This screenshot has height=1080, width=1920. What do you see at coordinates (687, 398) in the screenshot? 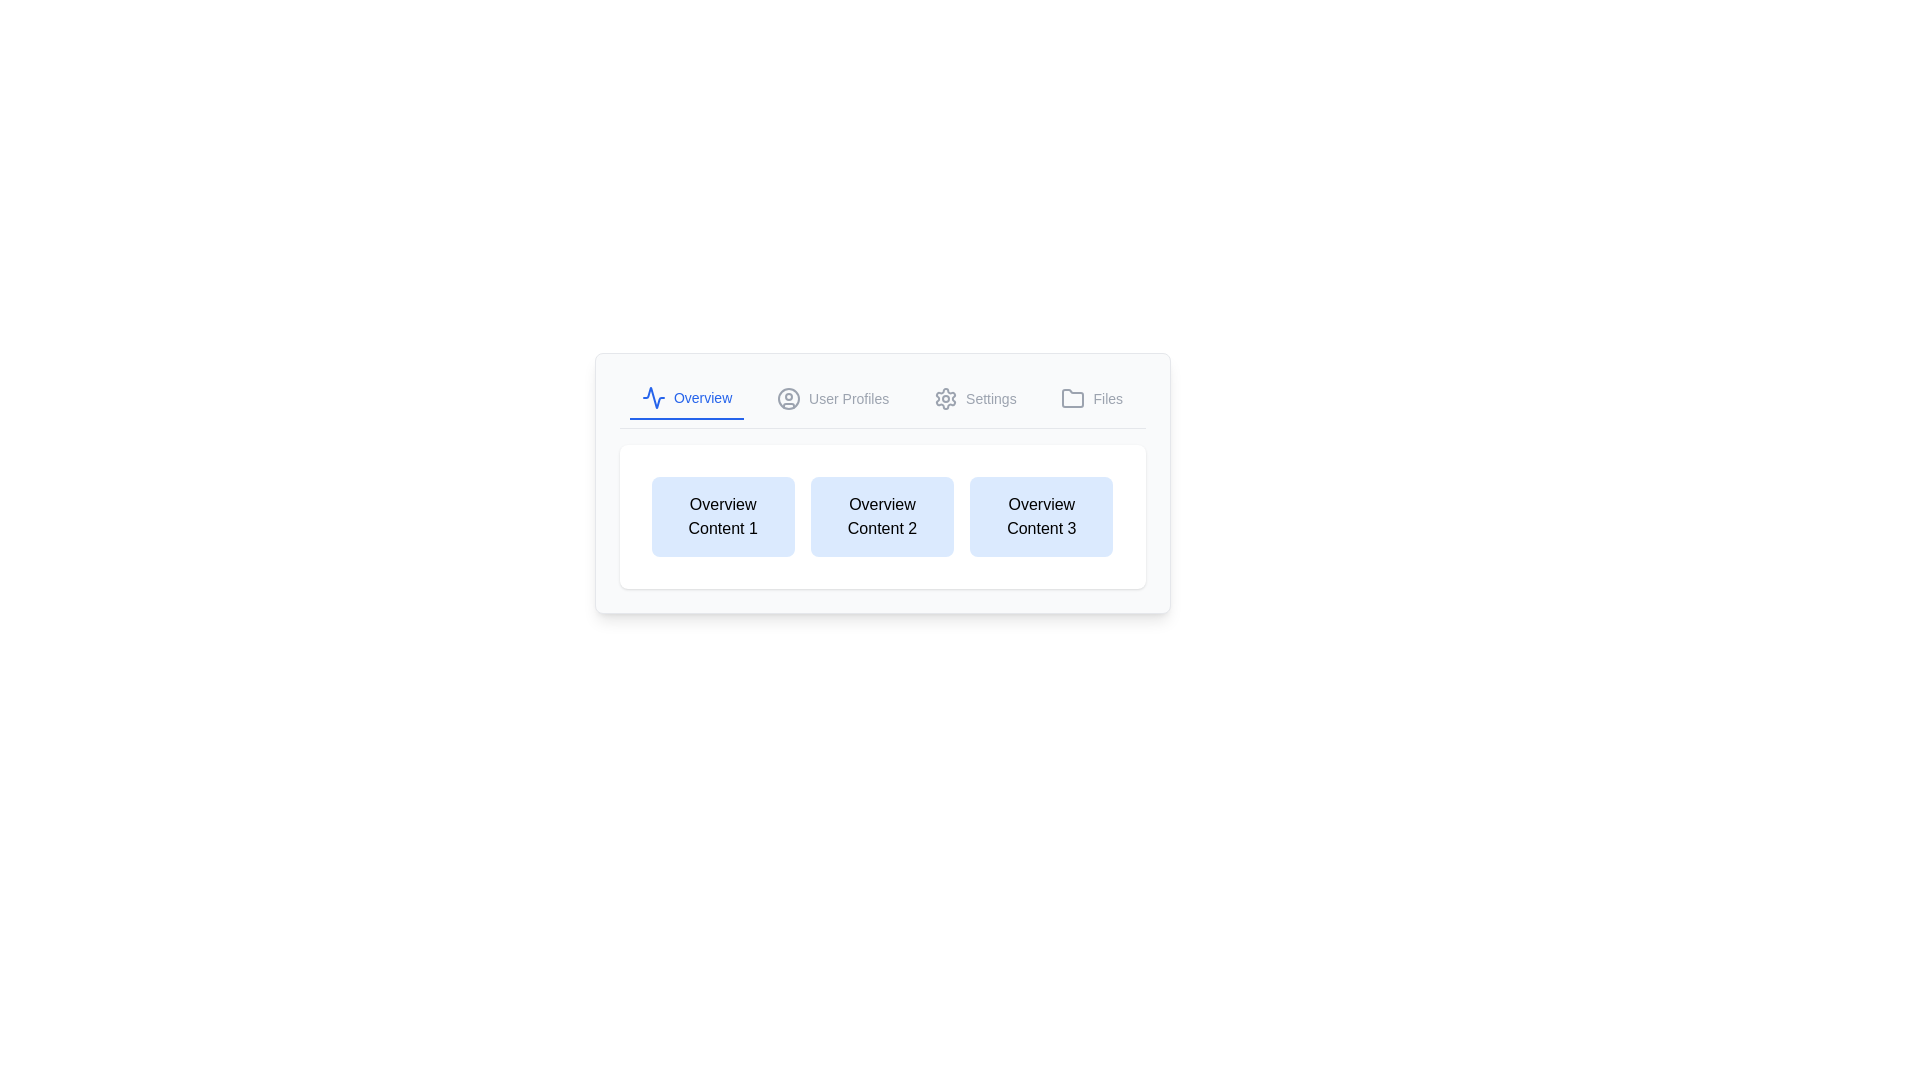
I see `the leftmost Navigation Tab` at bounding box center [687, 398].